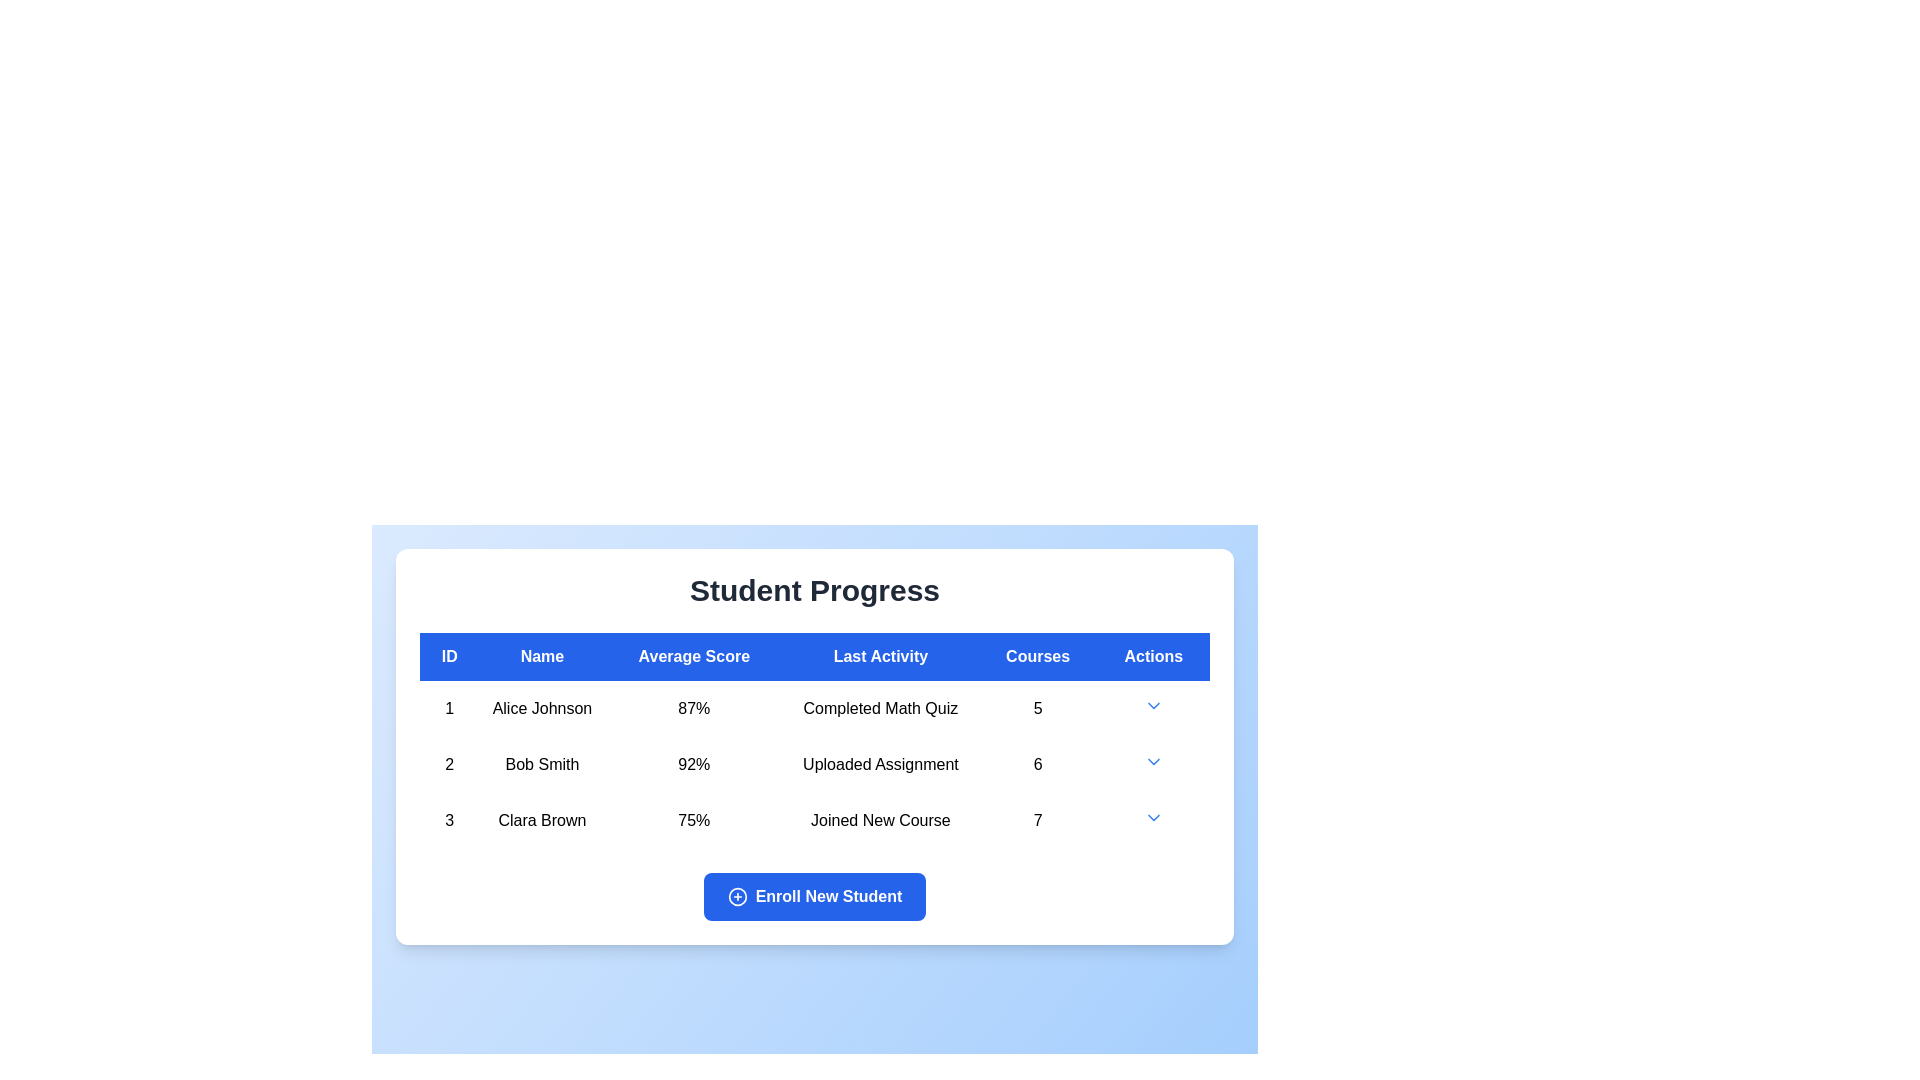 This screenshot has width=1920, height=1080. What do you see at coordinates (542, 656) in the screenshot?
I see `the Table Header Cell labeled 'Name', which is styled with a bold white font on a bright blue background and positioned between the 'ID' and 'Average Score' columns` at bounding box center [542, 656].